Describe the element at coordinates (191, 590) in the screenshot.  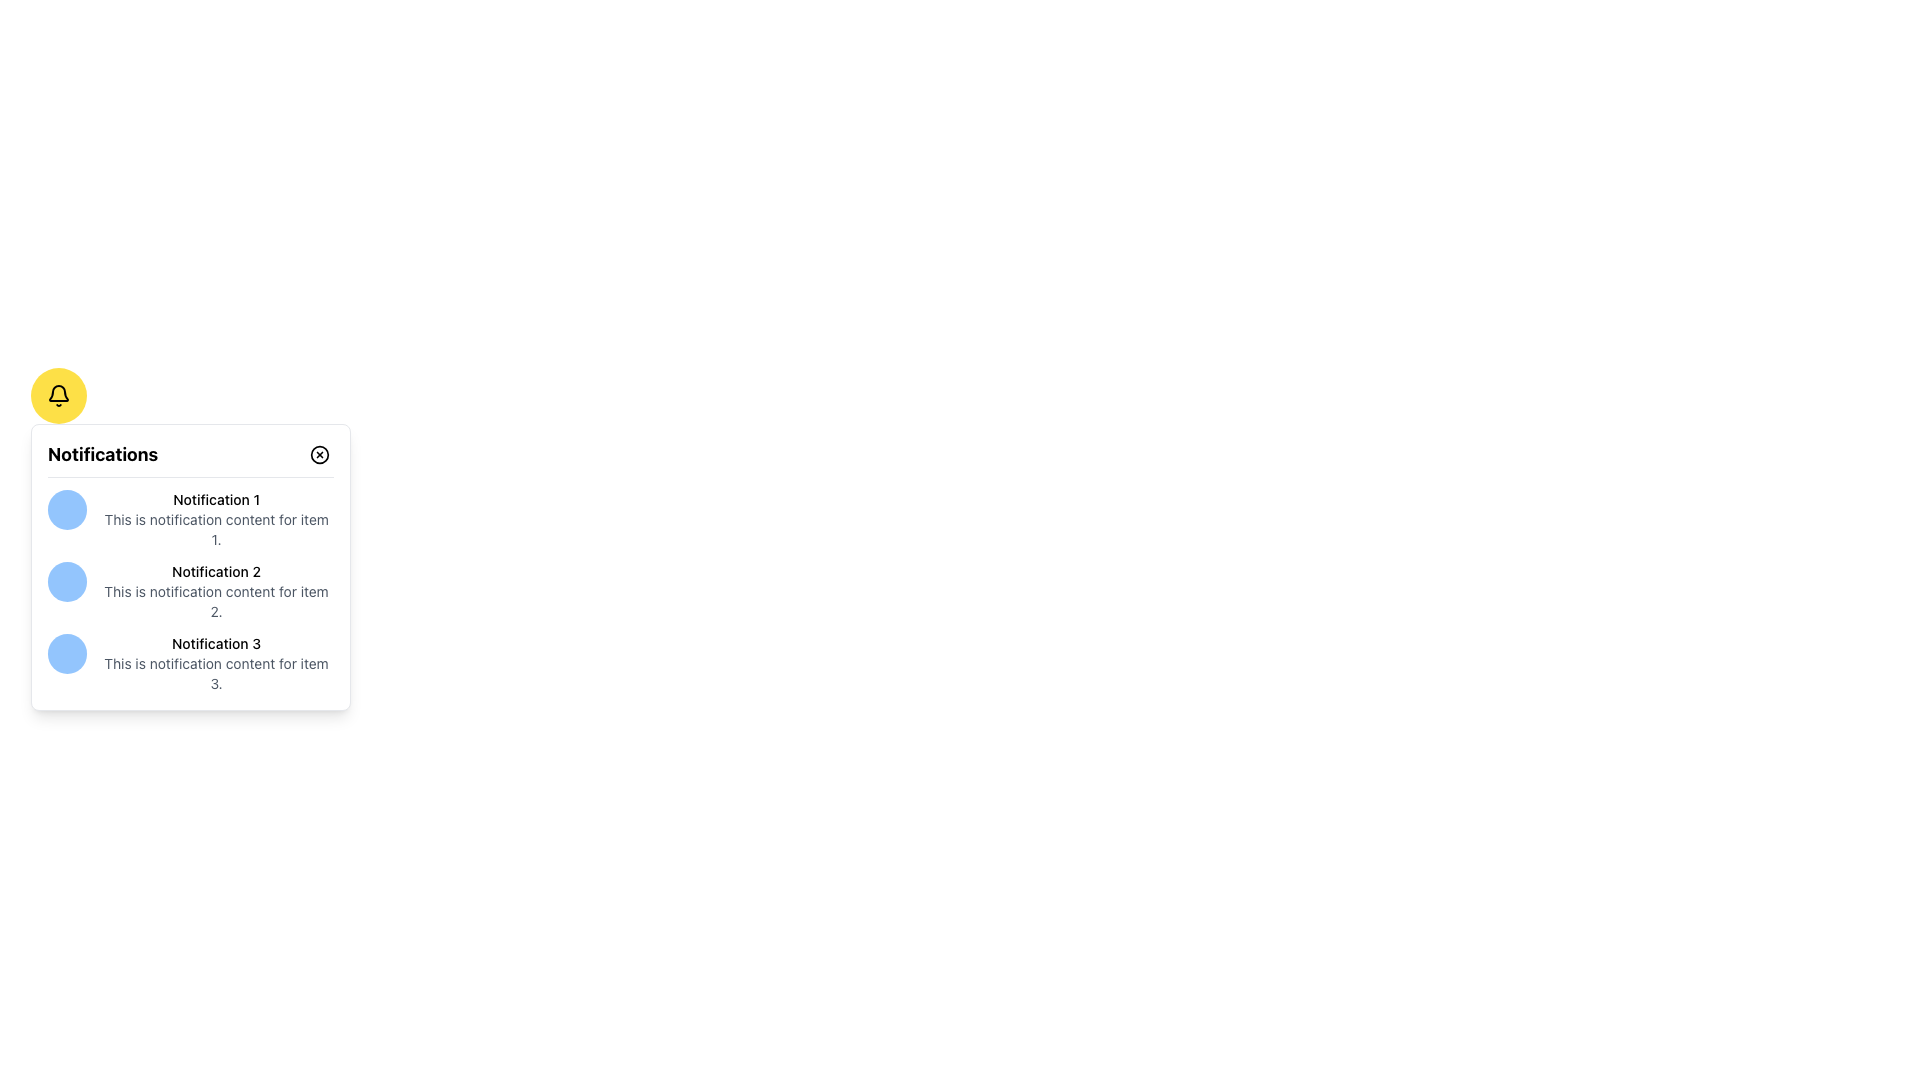
I see `the second notification item in the notification panel, which is located below 'Notification 1' and above 'Notification 3'` at that location.